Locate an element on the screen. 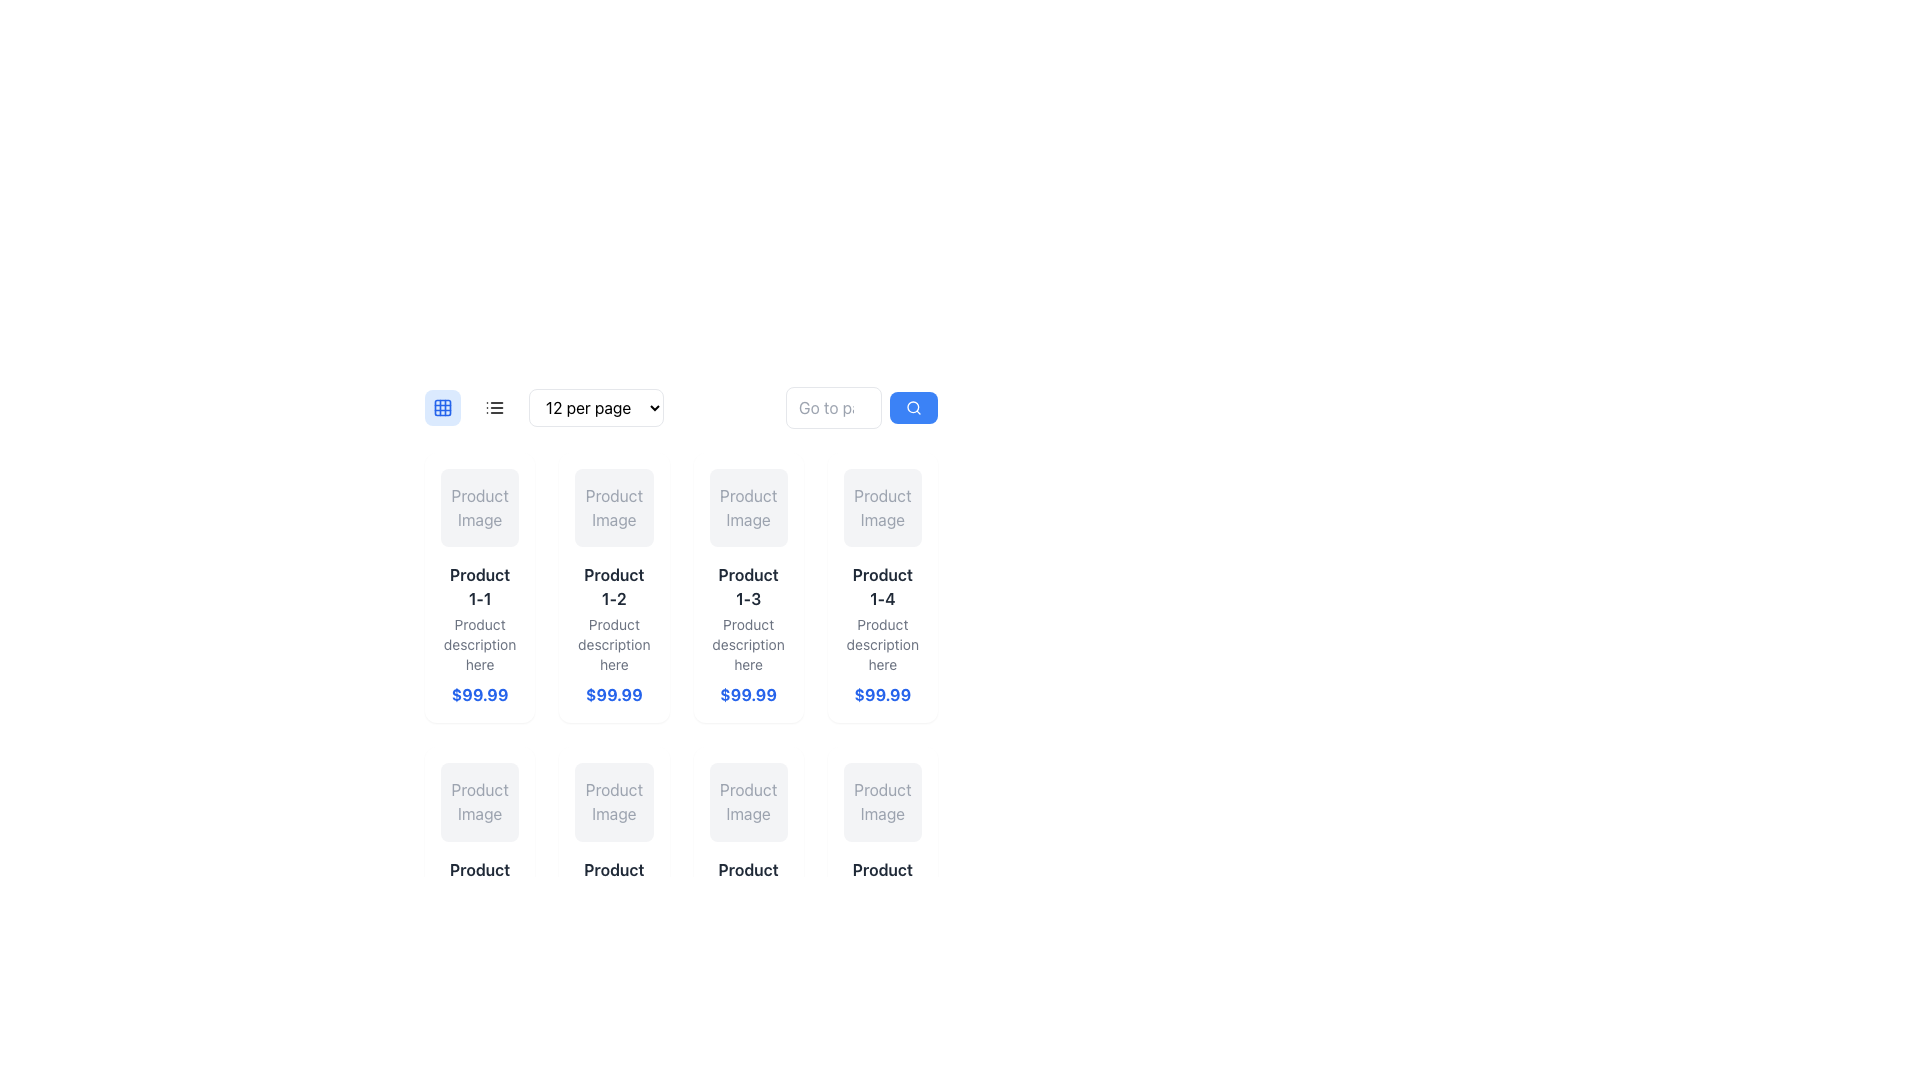 The width and height of the screenshot is (1920, 1080). the static text block displaying 'Product 1-3' which is located in the third column of the first row in the product listings grid is located at coordinates (747, 586).